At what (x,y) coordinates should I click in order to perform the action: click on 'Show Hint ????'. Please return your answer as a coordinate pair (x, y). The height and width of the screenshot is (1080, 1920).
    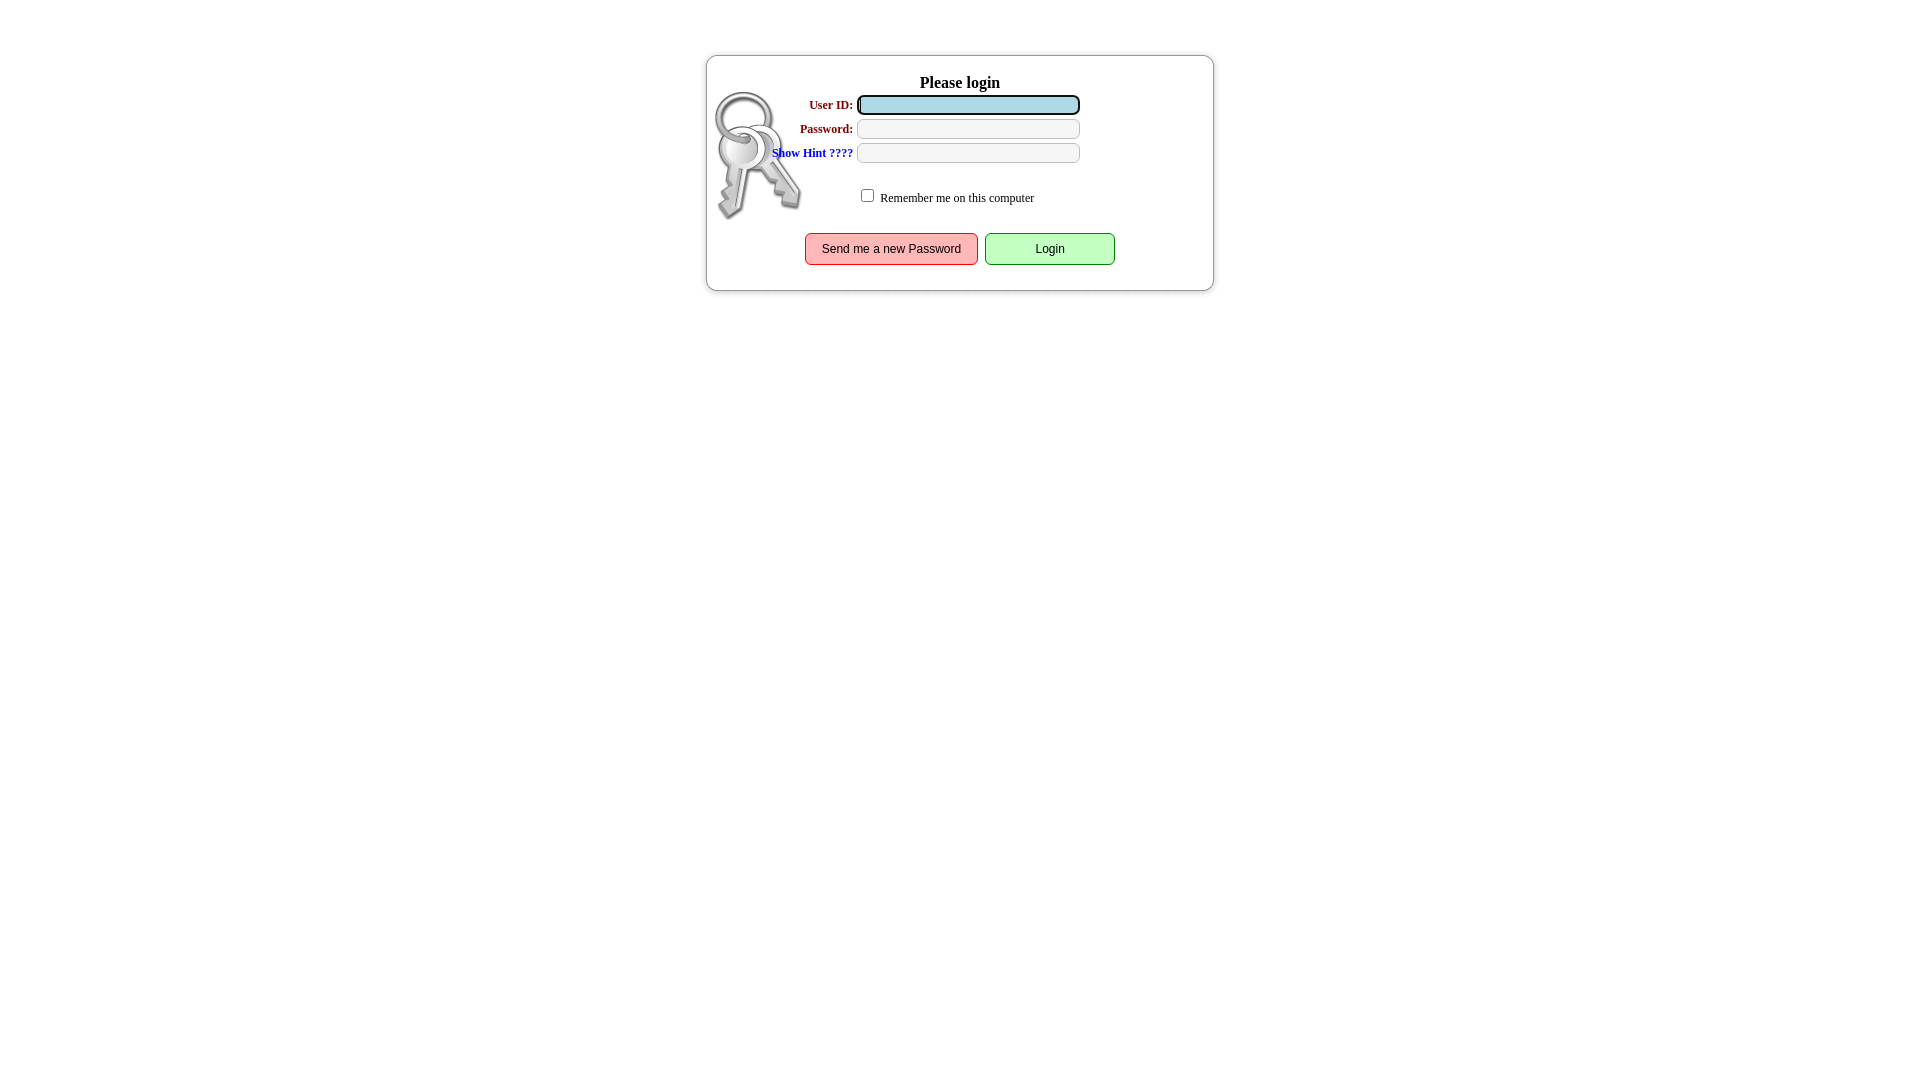
    Looking at the image, I should click on (812, 152).